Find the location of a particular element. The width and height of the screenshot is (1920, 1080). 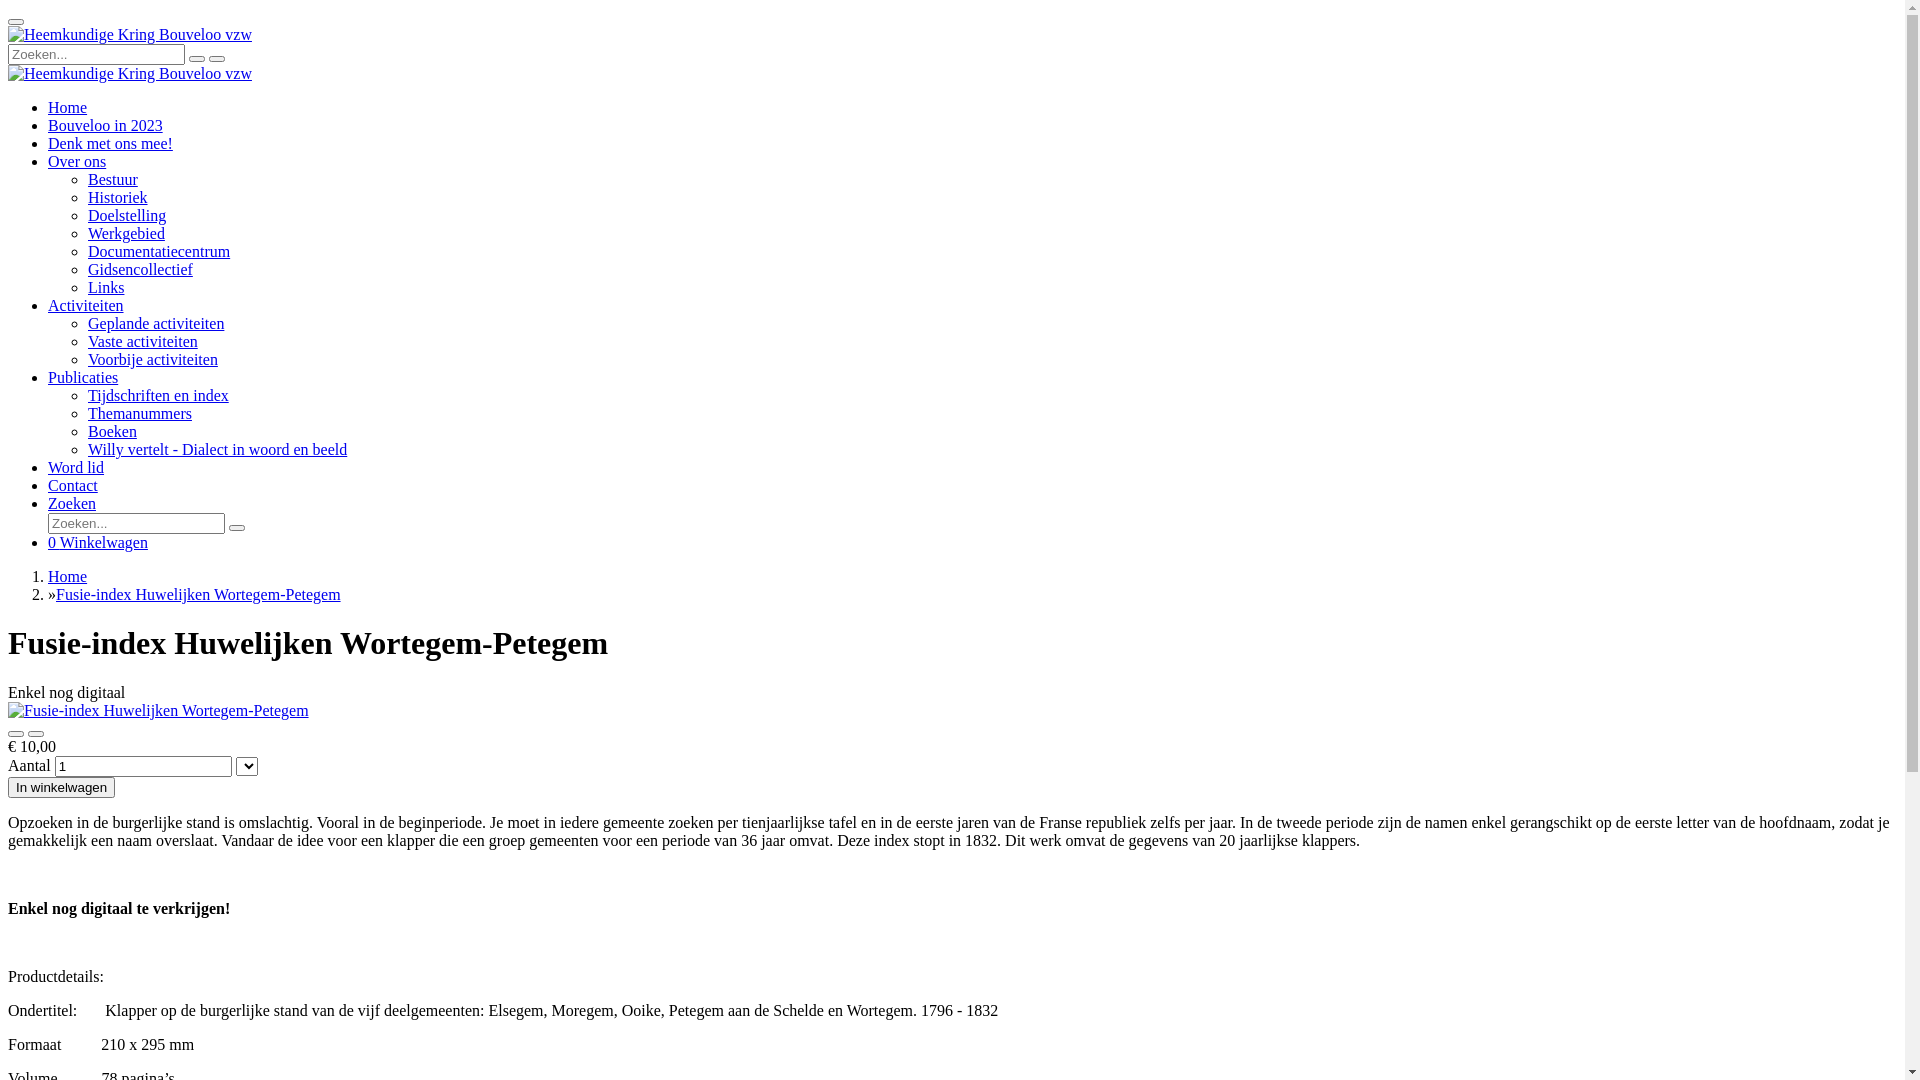

'Historiek' is located at coordinates (117, 197).